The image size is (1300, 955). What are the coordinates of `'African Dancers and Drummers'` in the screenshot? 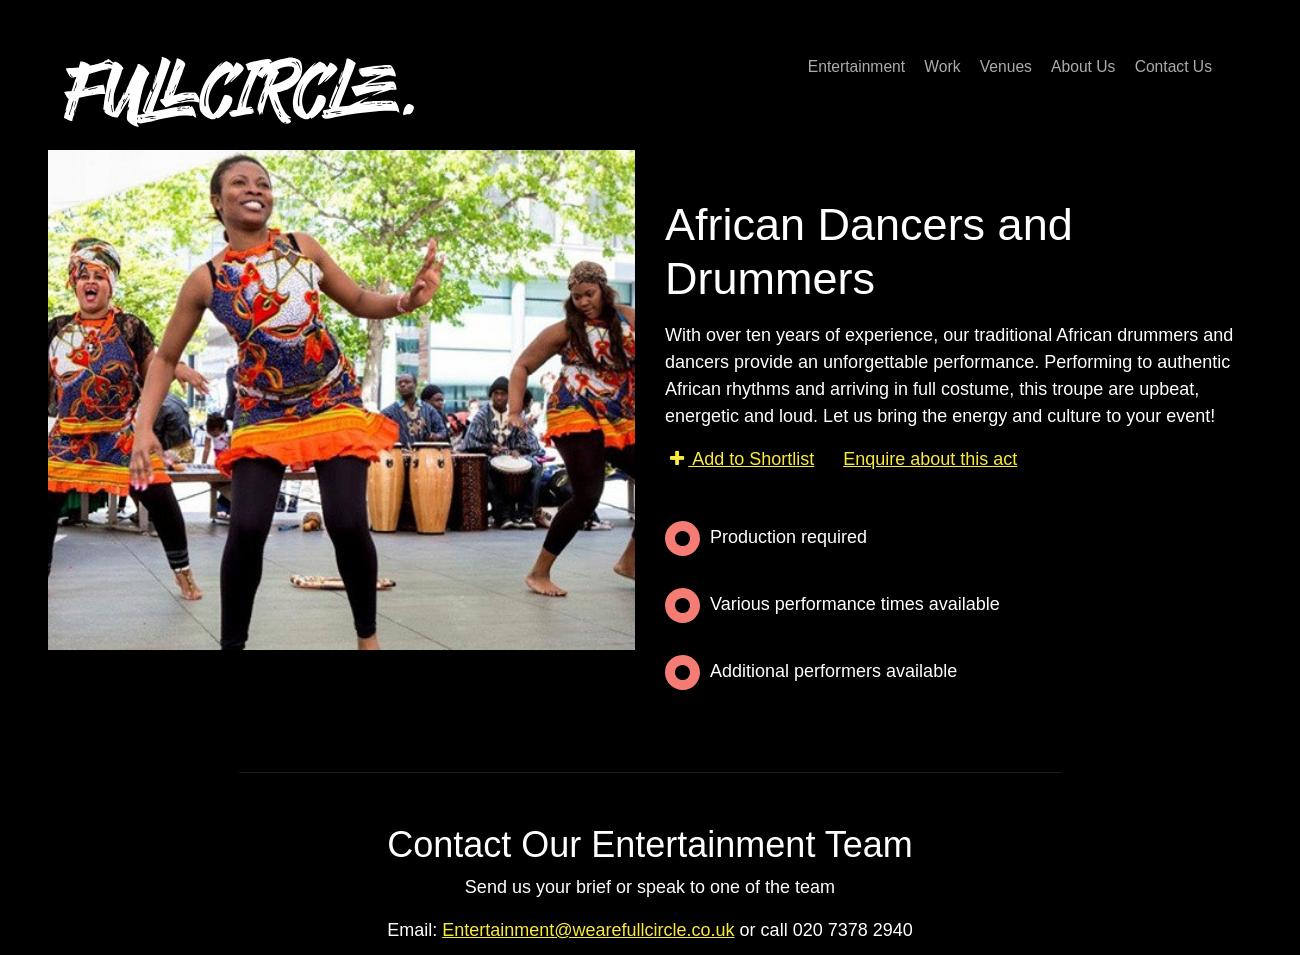 It's located at (867, 251).